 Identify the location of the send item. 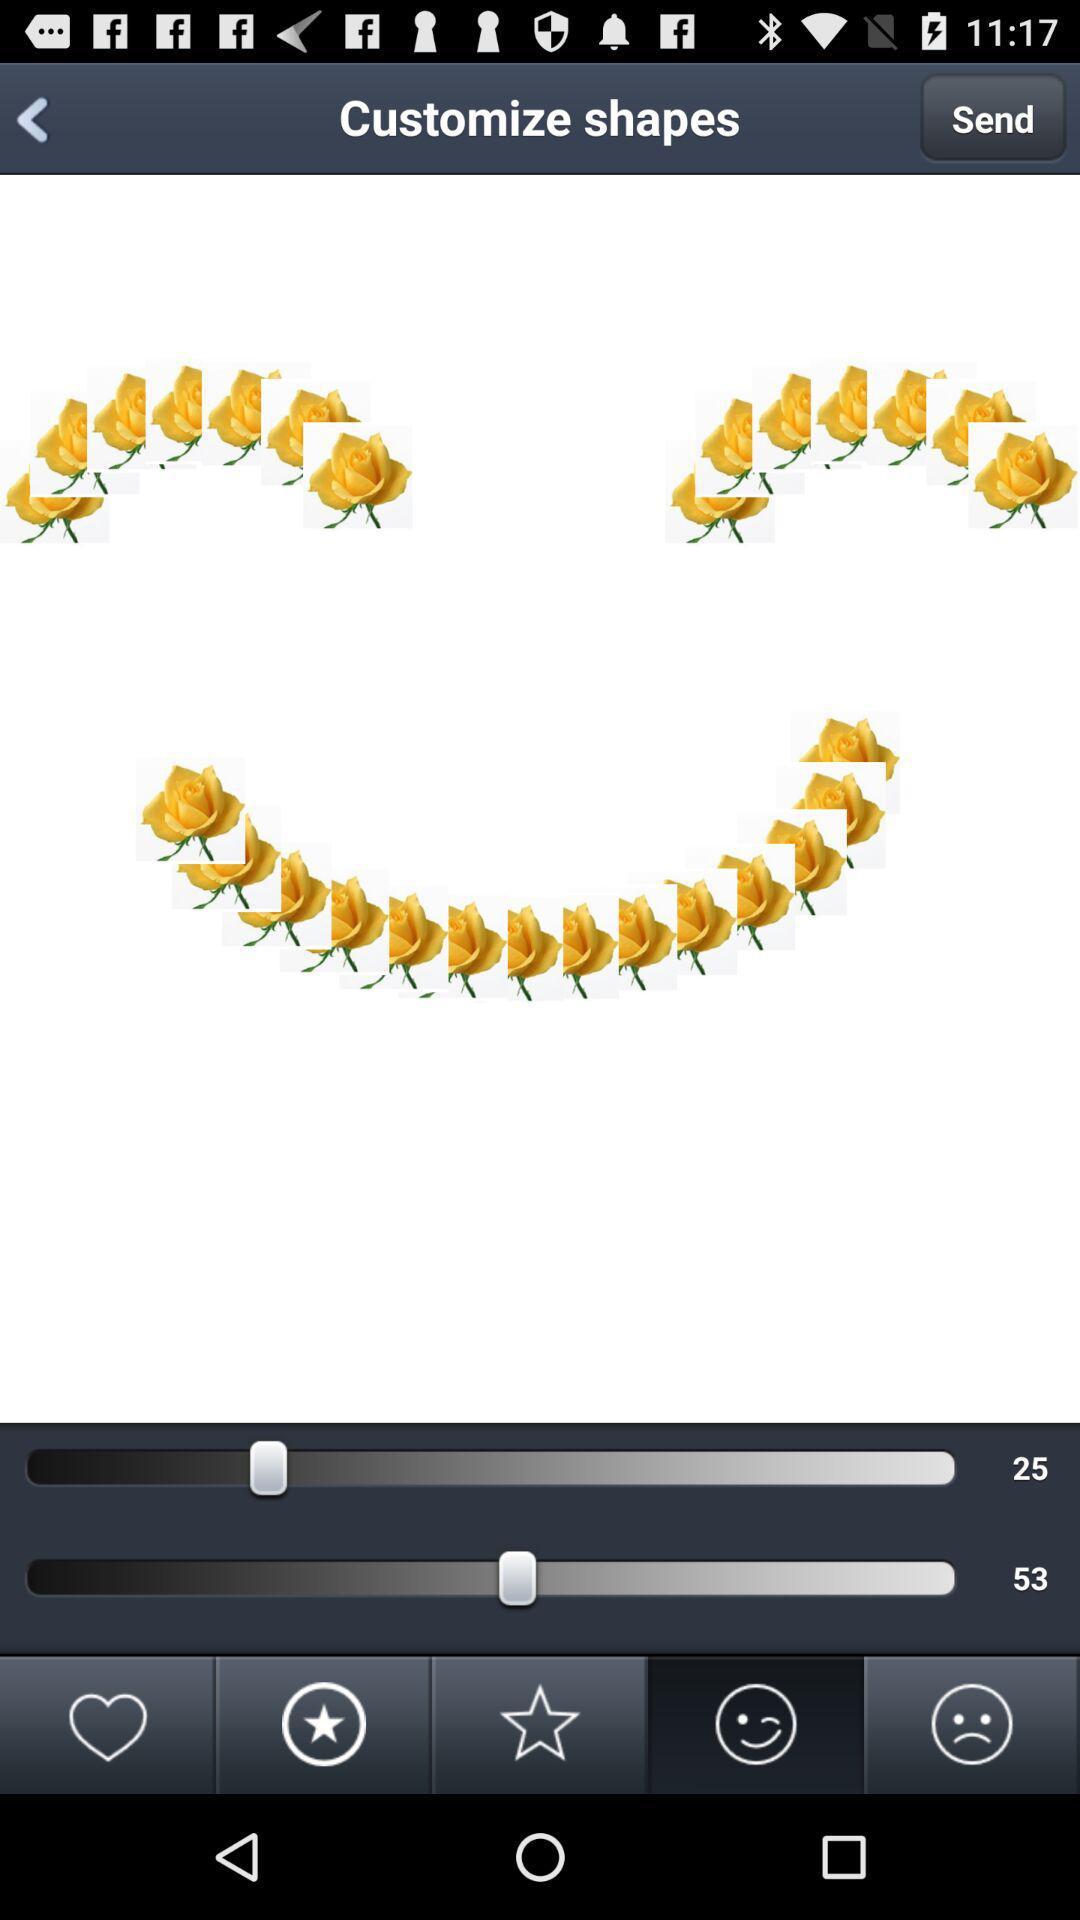
(993, 117).